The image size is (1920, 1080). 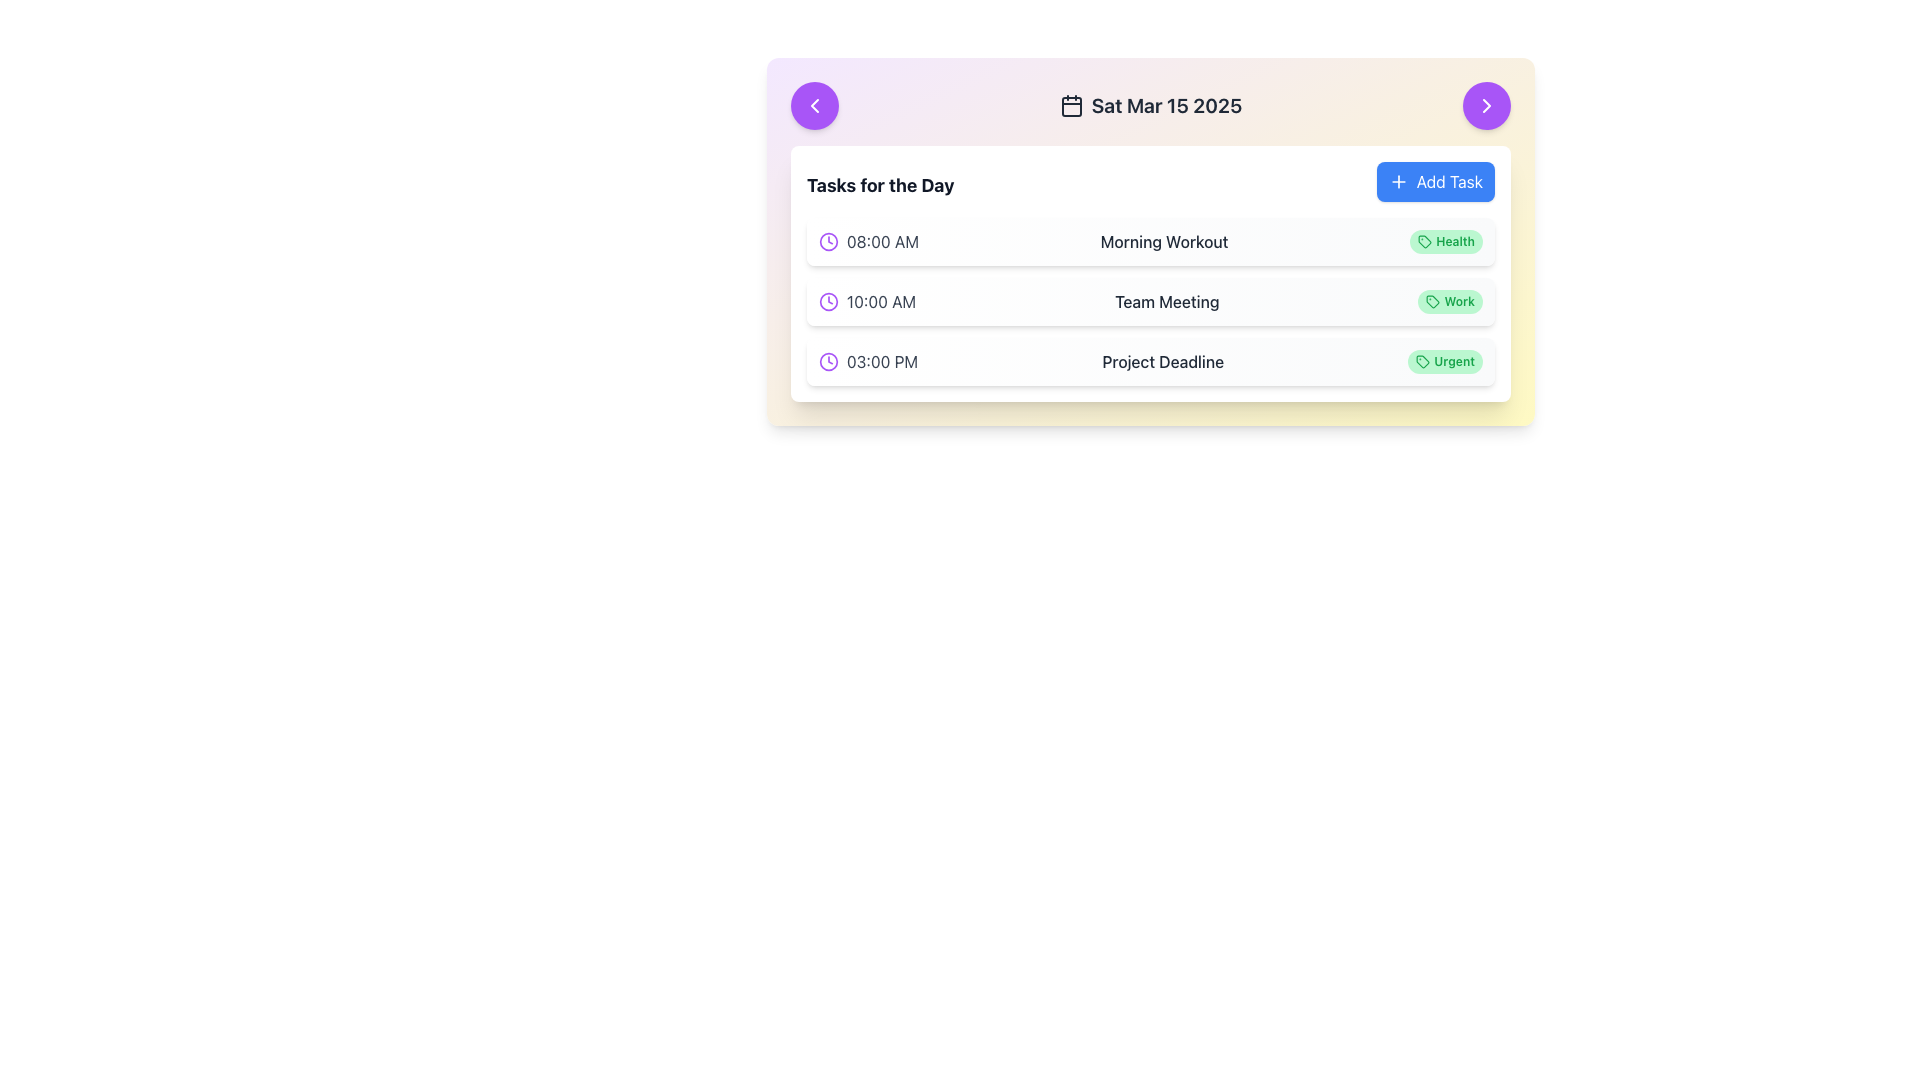 I want to click on the text label displaying '08:00 AM' that indicates the task start time in the time scheduling interface, so click(x=882, y=241).